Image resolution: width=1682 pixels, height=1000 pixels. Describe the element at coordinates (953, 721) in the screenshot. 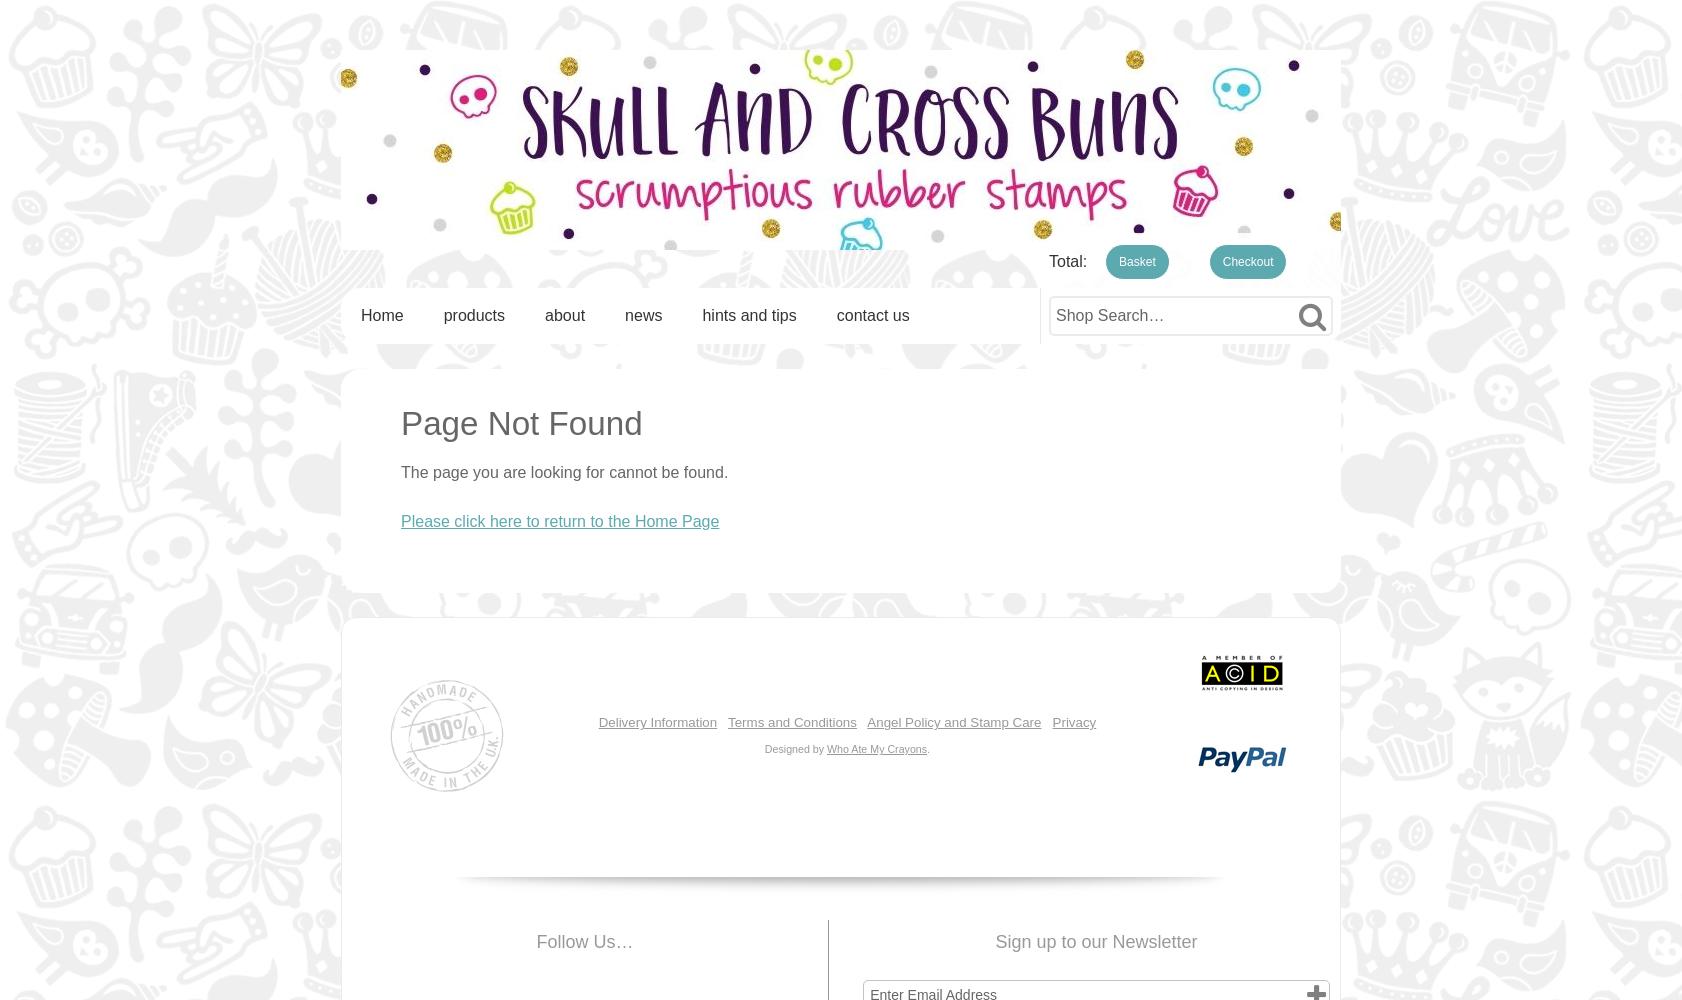

I see `'Angel Policy and Stamp Care'` at that location.